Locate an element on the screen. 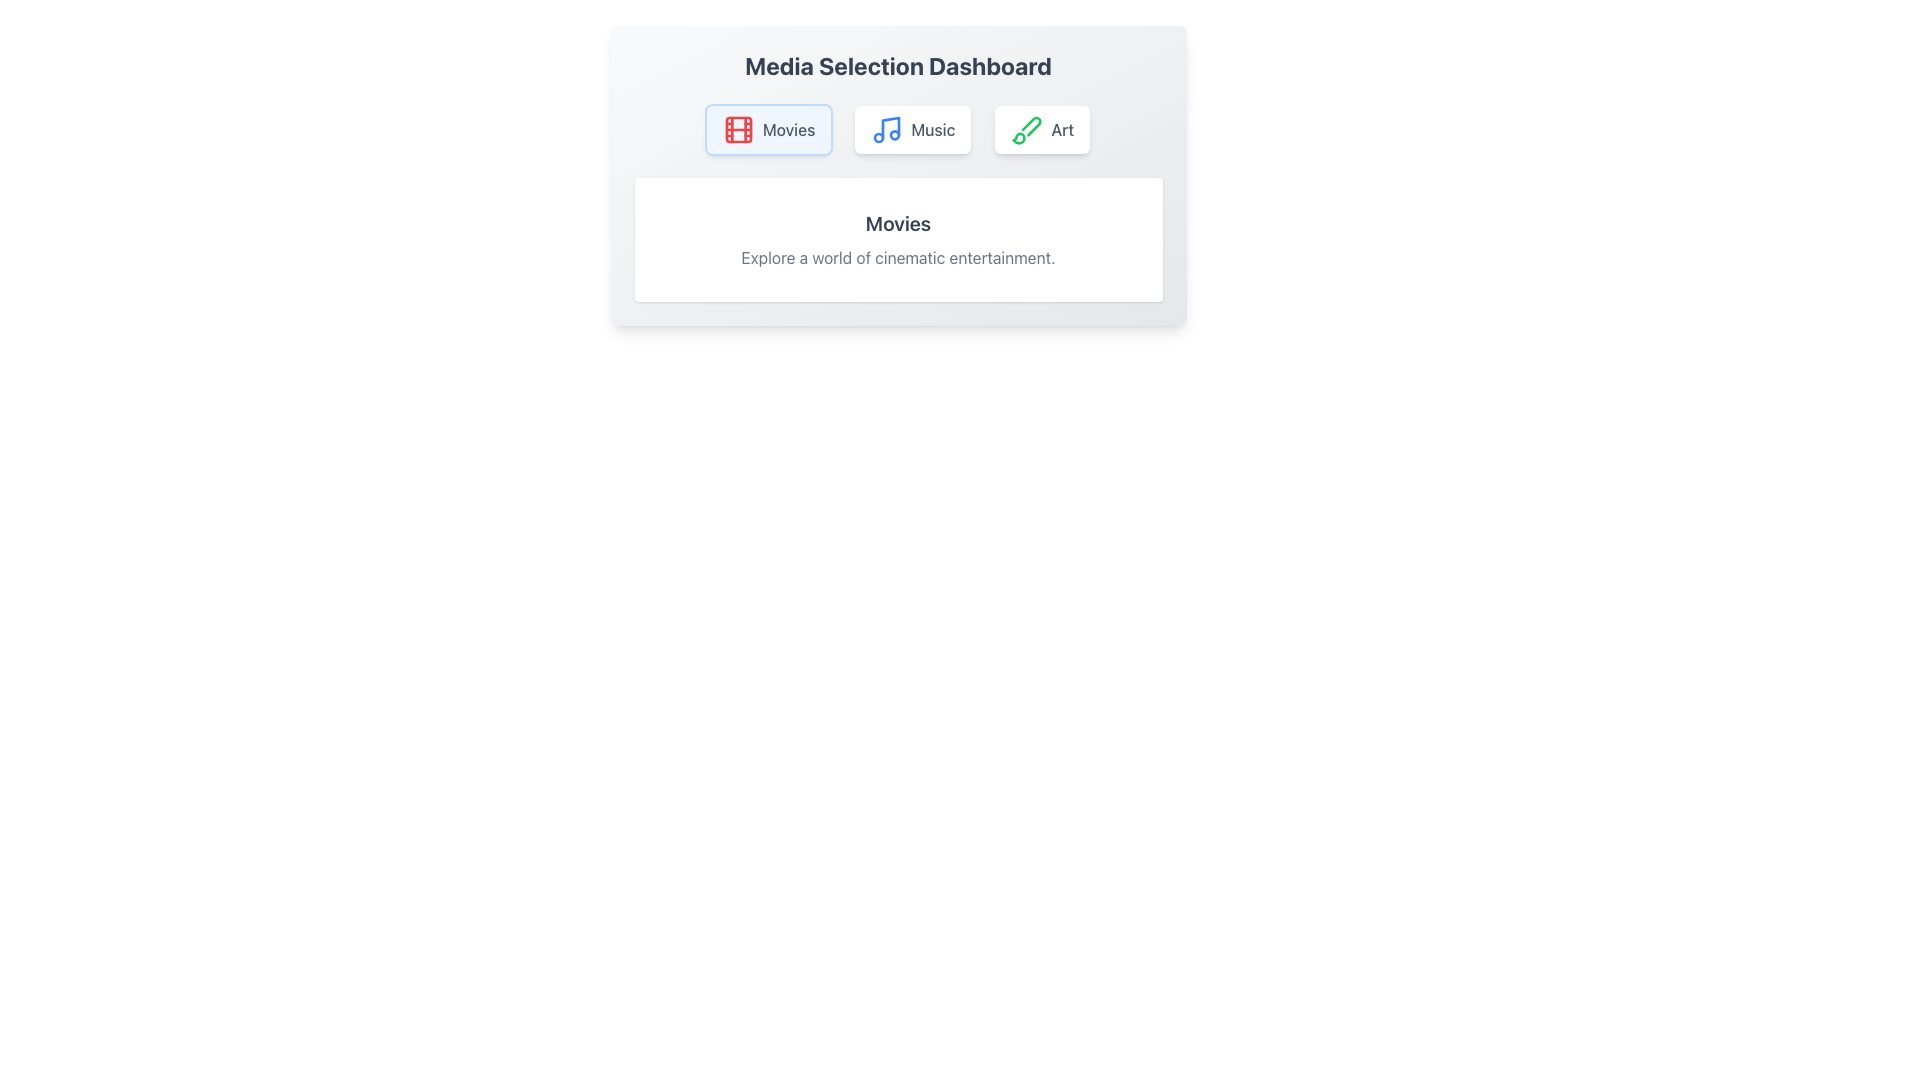 This screenshot has width=1920, height=1080. the red film reel icon located on the left side of the 'Movies' button is located at coordinates (737, 130).